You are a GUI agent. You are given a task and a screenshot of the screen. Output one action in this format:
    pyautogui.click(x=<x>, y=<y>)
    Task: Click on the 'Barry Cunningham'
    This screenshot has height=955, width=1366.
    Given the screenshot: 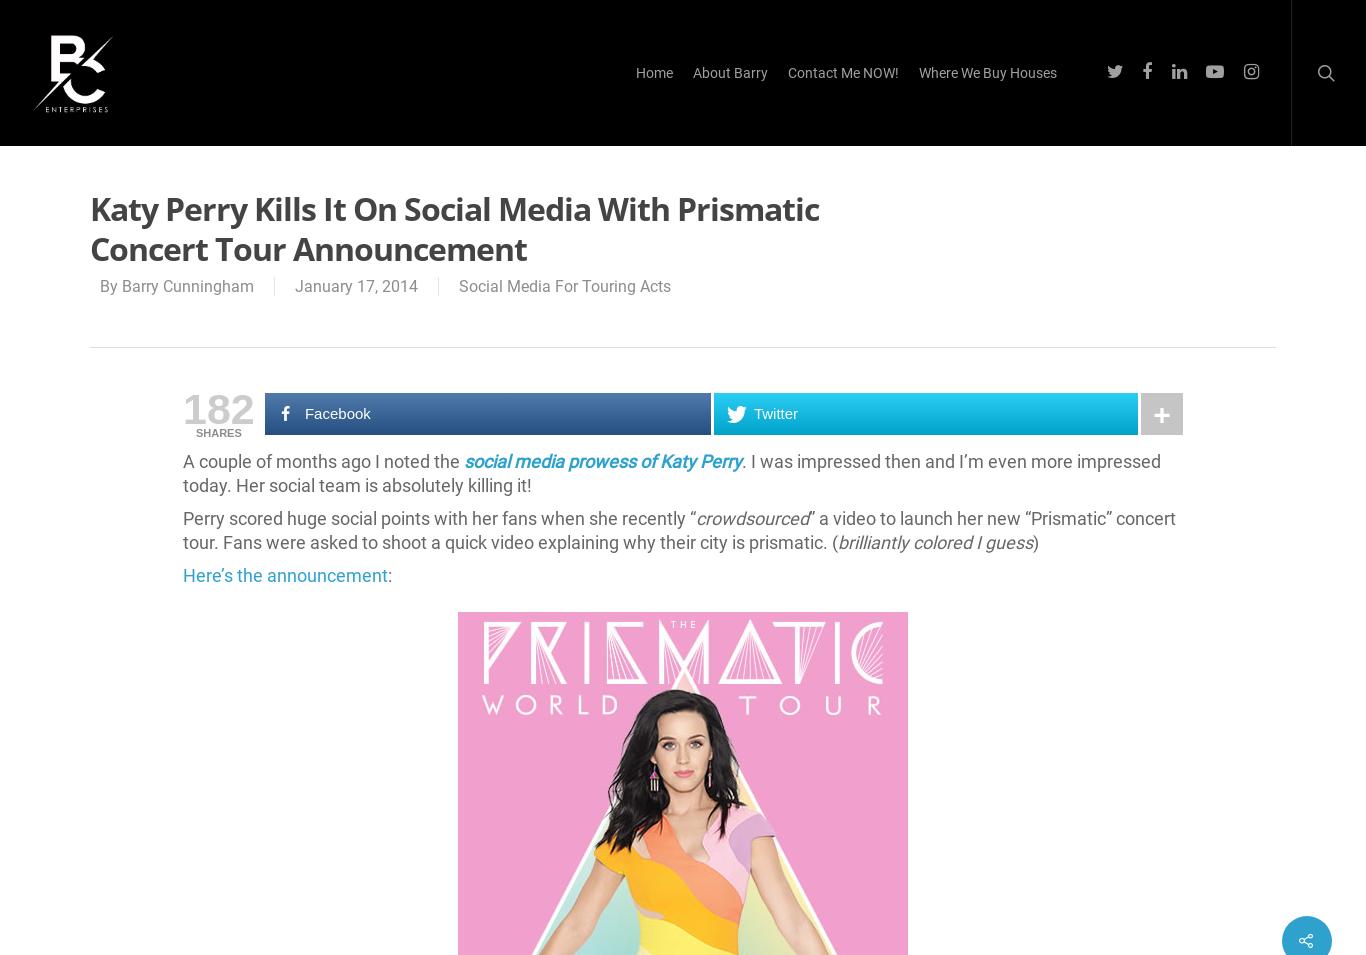 What is the action you would take?
    pyautogui.click(x=186, y=286)
    